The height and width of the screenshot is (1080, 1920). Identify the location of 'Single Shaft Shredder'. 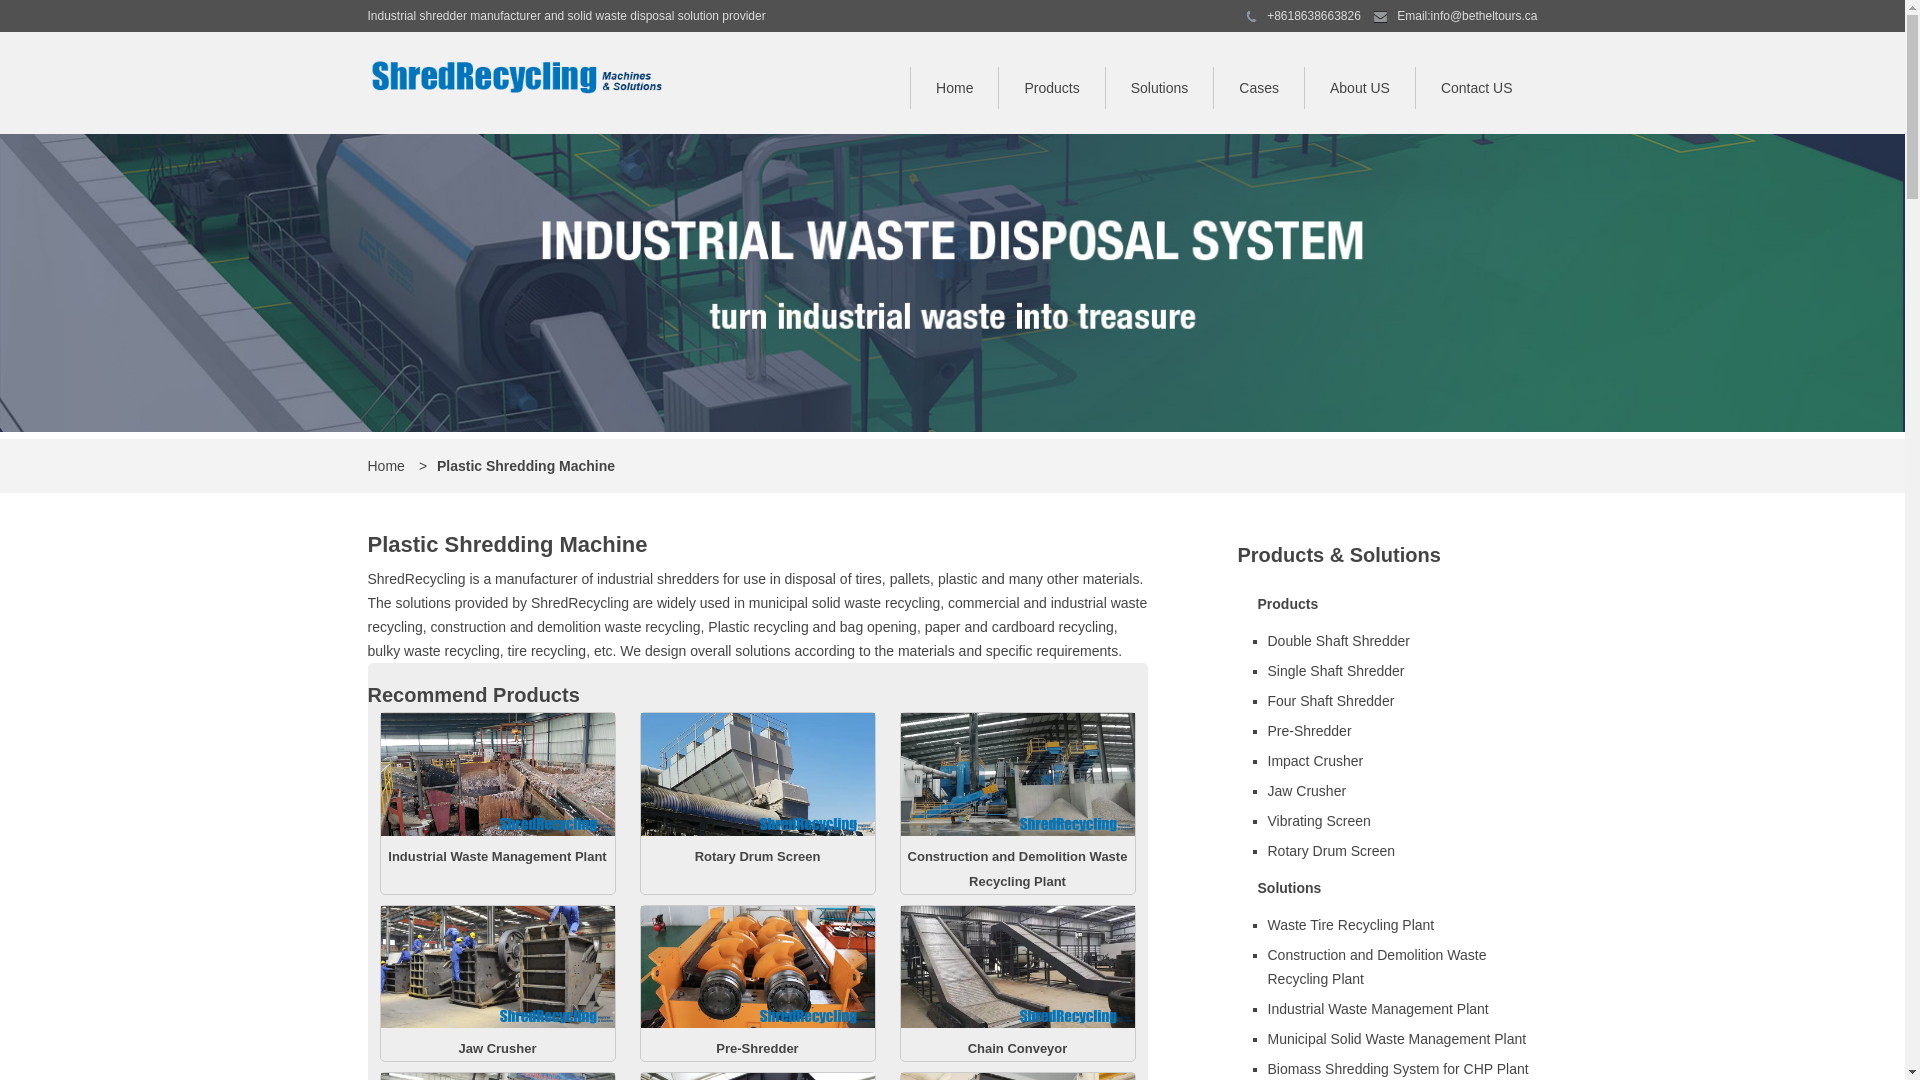
(1399, 671).